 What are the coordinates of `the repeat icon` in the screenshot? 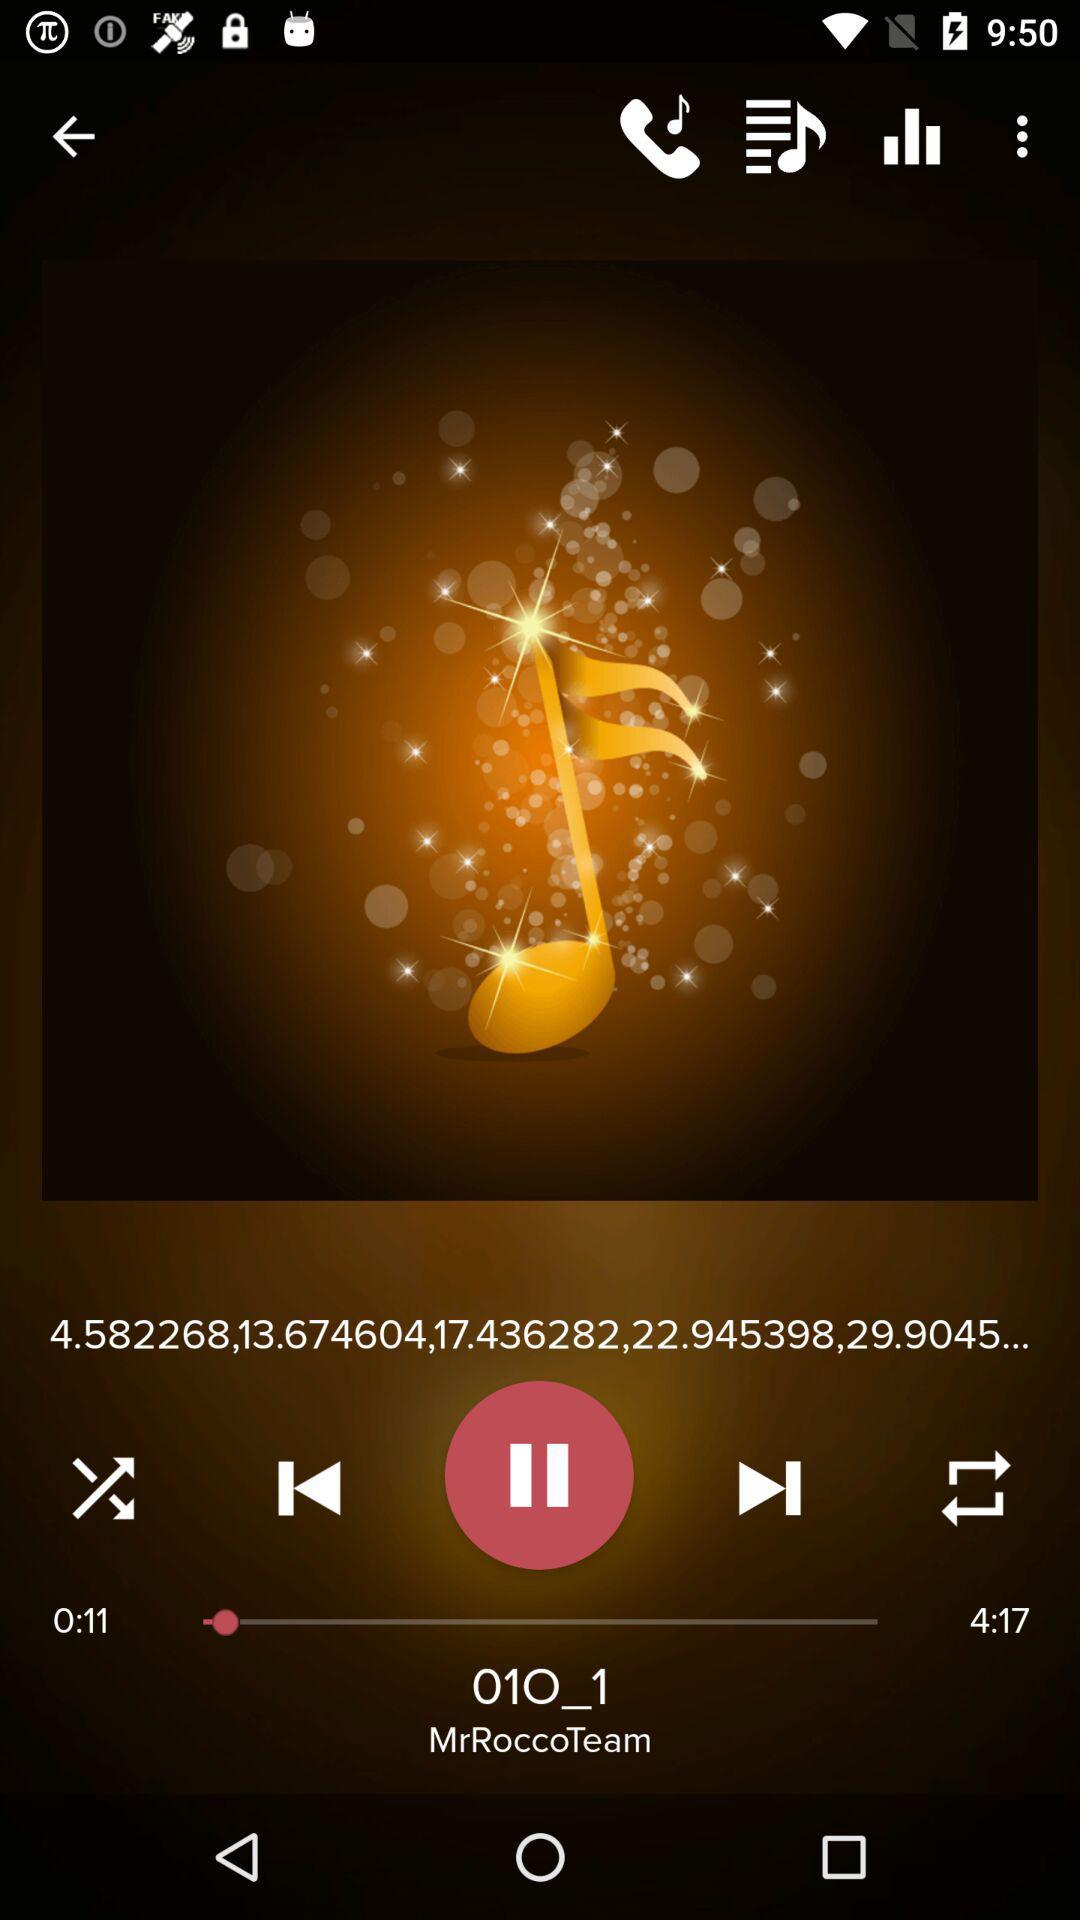 It's located at (975, 1488).